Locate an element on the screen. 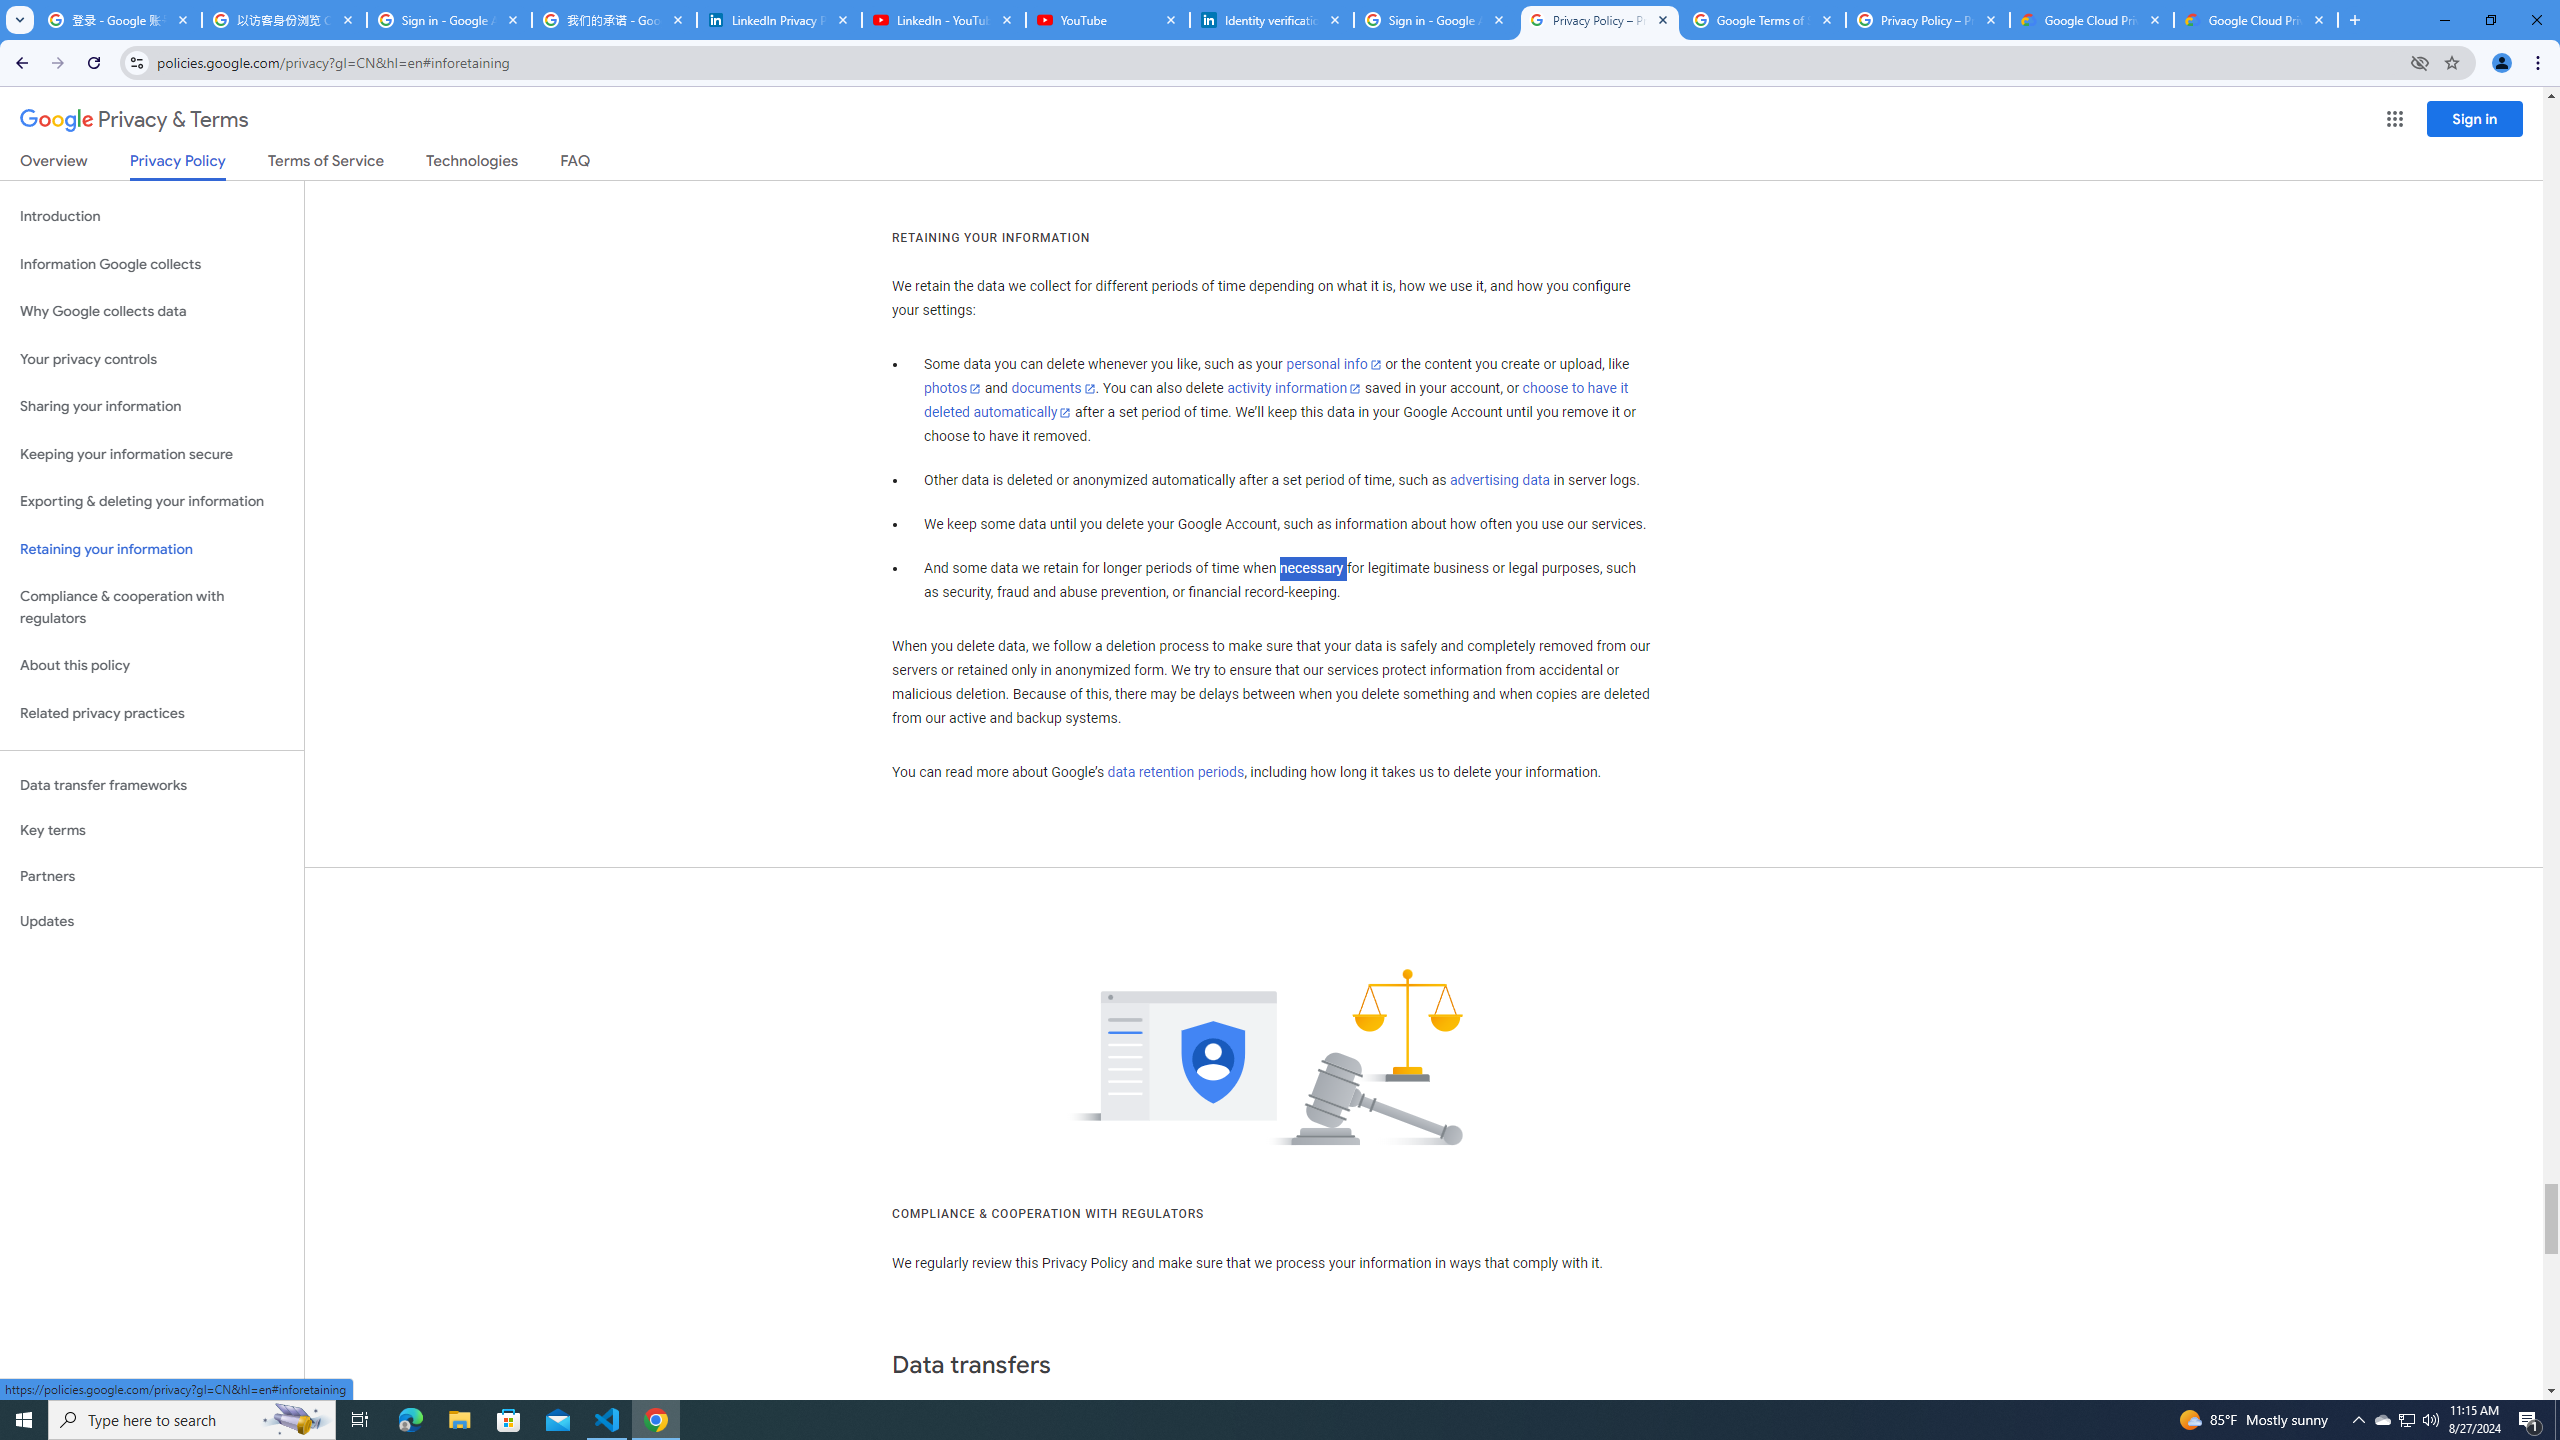 The width and height of the screenshot is (2560, 1440). 'documents' is located at coordinates (1052, 387).